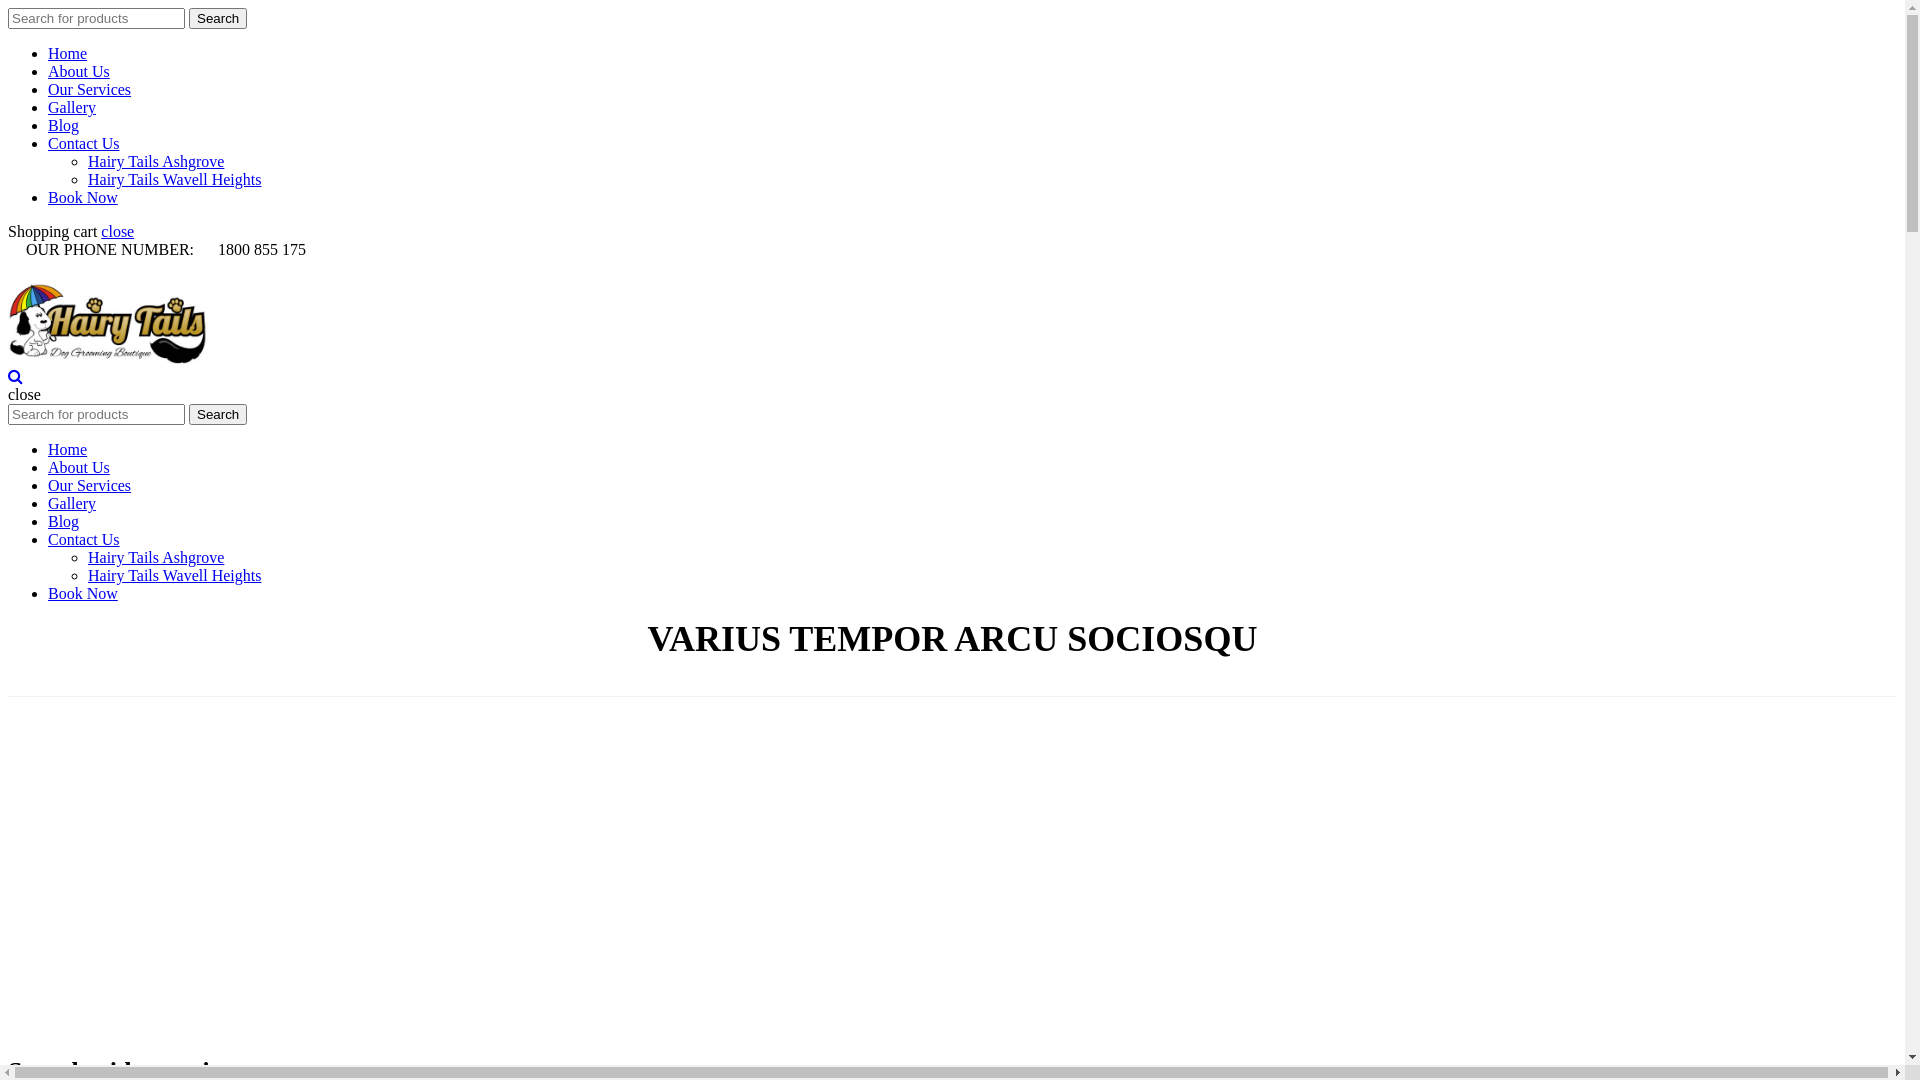  What do you see at coordinates (91, 295) in the screenshot?
I see `'My account'` at bounding box center [91, 295].